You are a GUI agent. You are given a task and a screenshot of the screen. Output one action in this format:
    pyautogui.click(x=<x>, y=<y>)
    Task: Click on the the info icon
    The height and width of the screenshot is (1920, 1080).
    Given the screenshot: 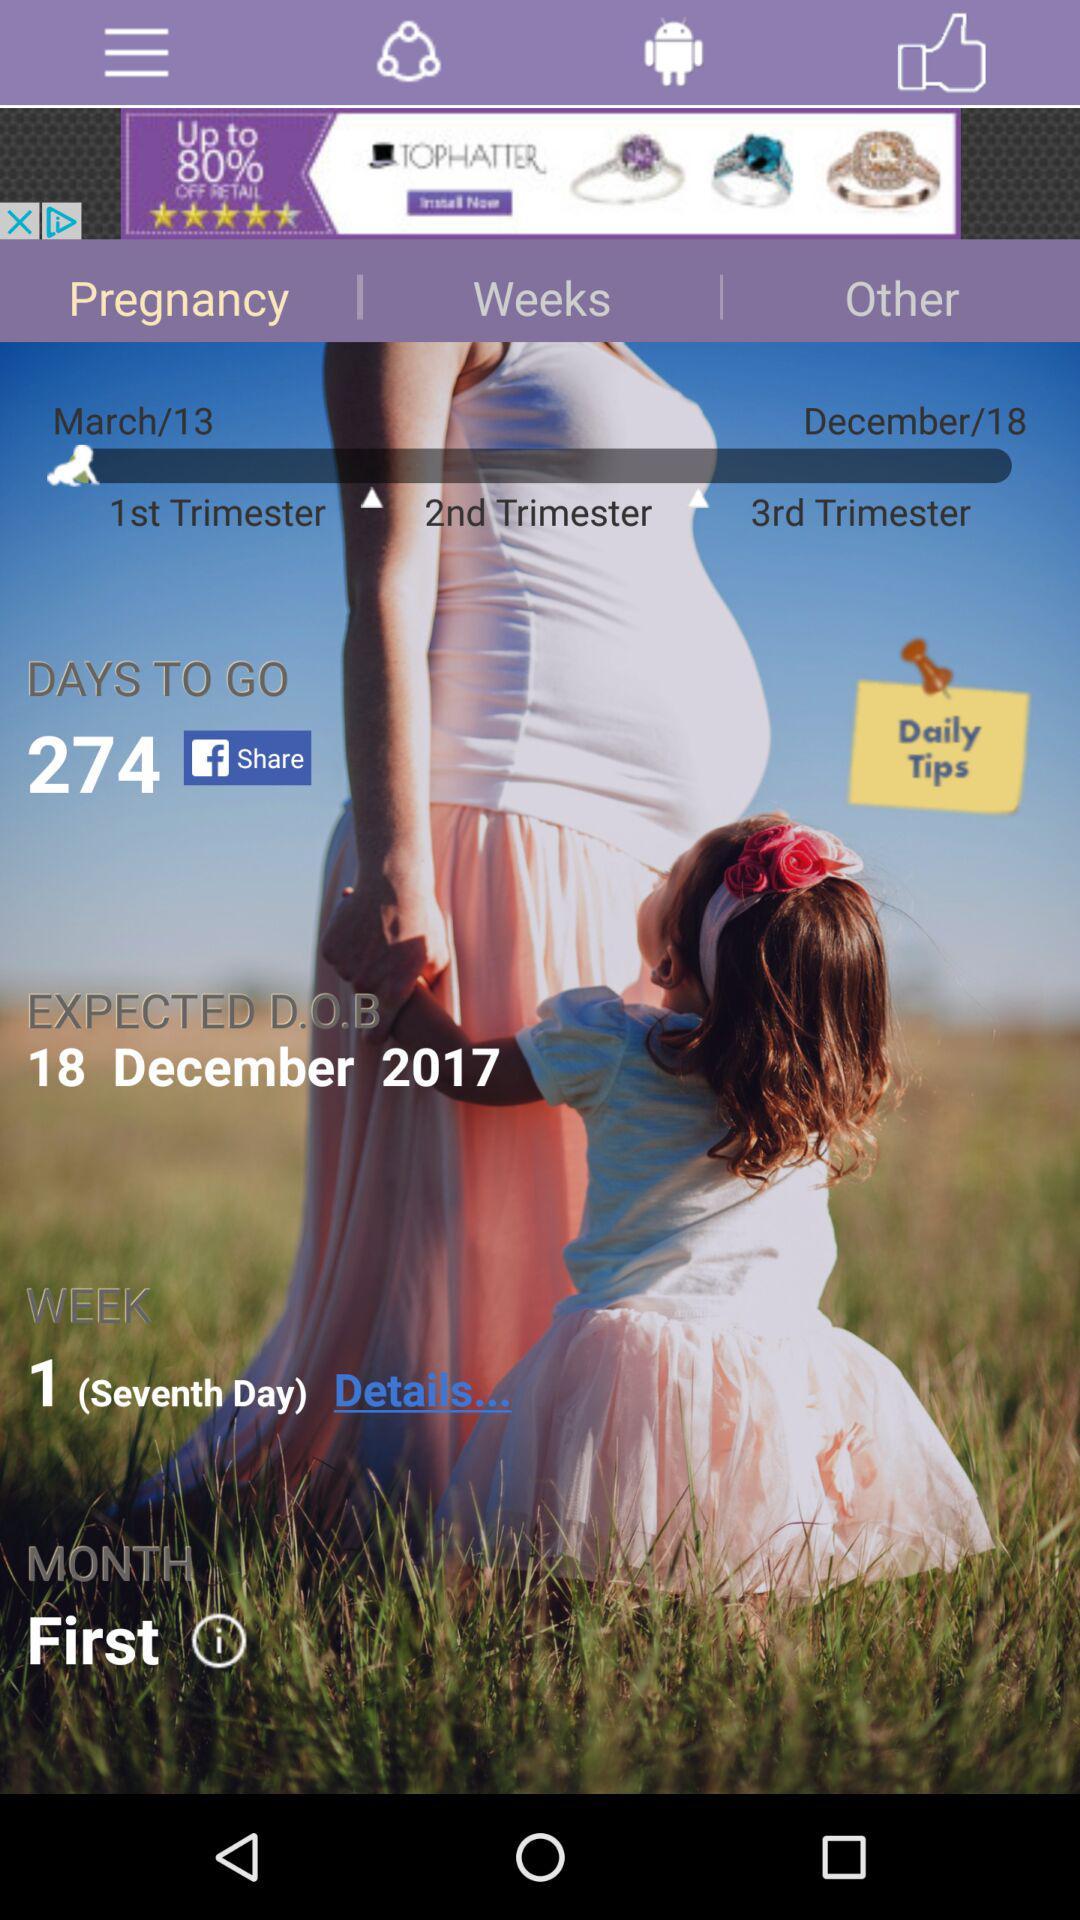 What is the action you would take?
    pyautogui.click(x=205, y=1754)
    